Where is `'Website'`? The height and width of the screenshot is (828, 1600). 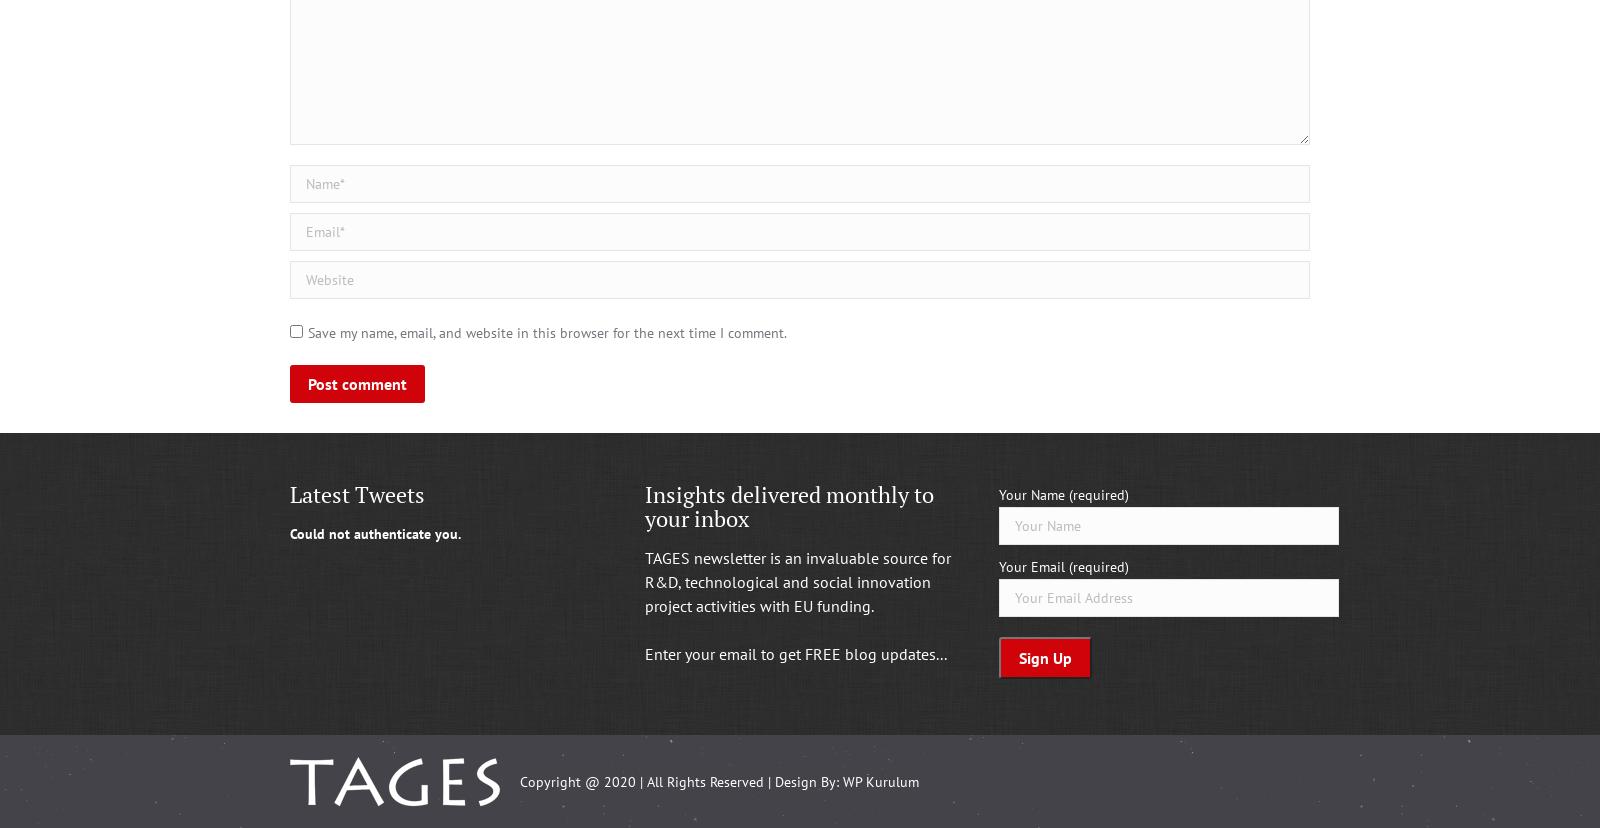
'Website' is located at coordinates (316, 272).